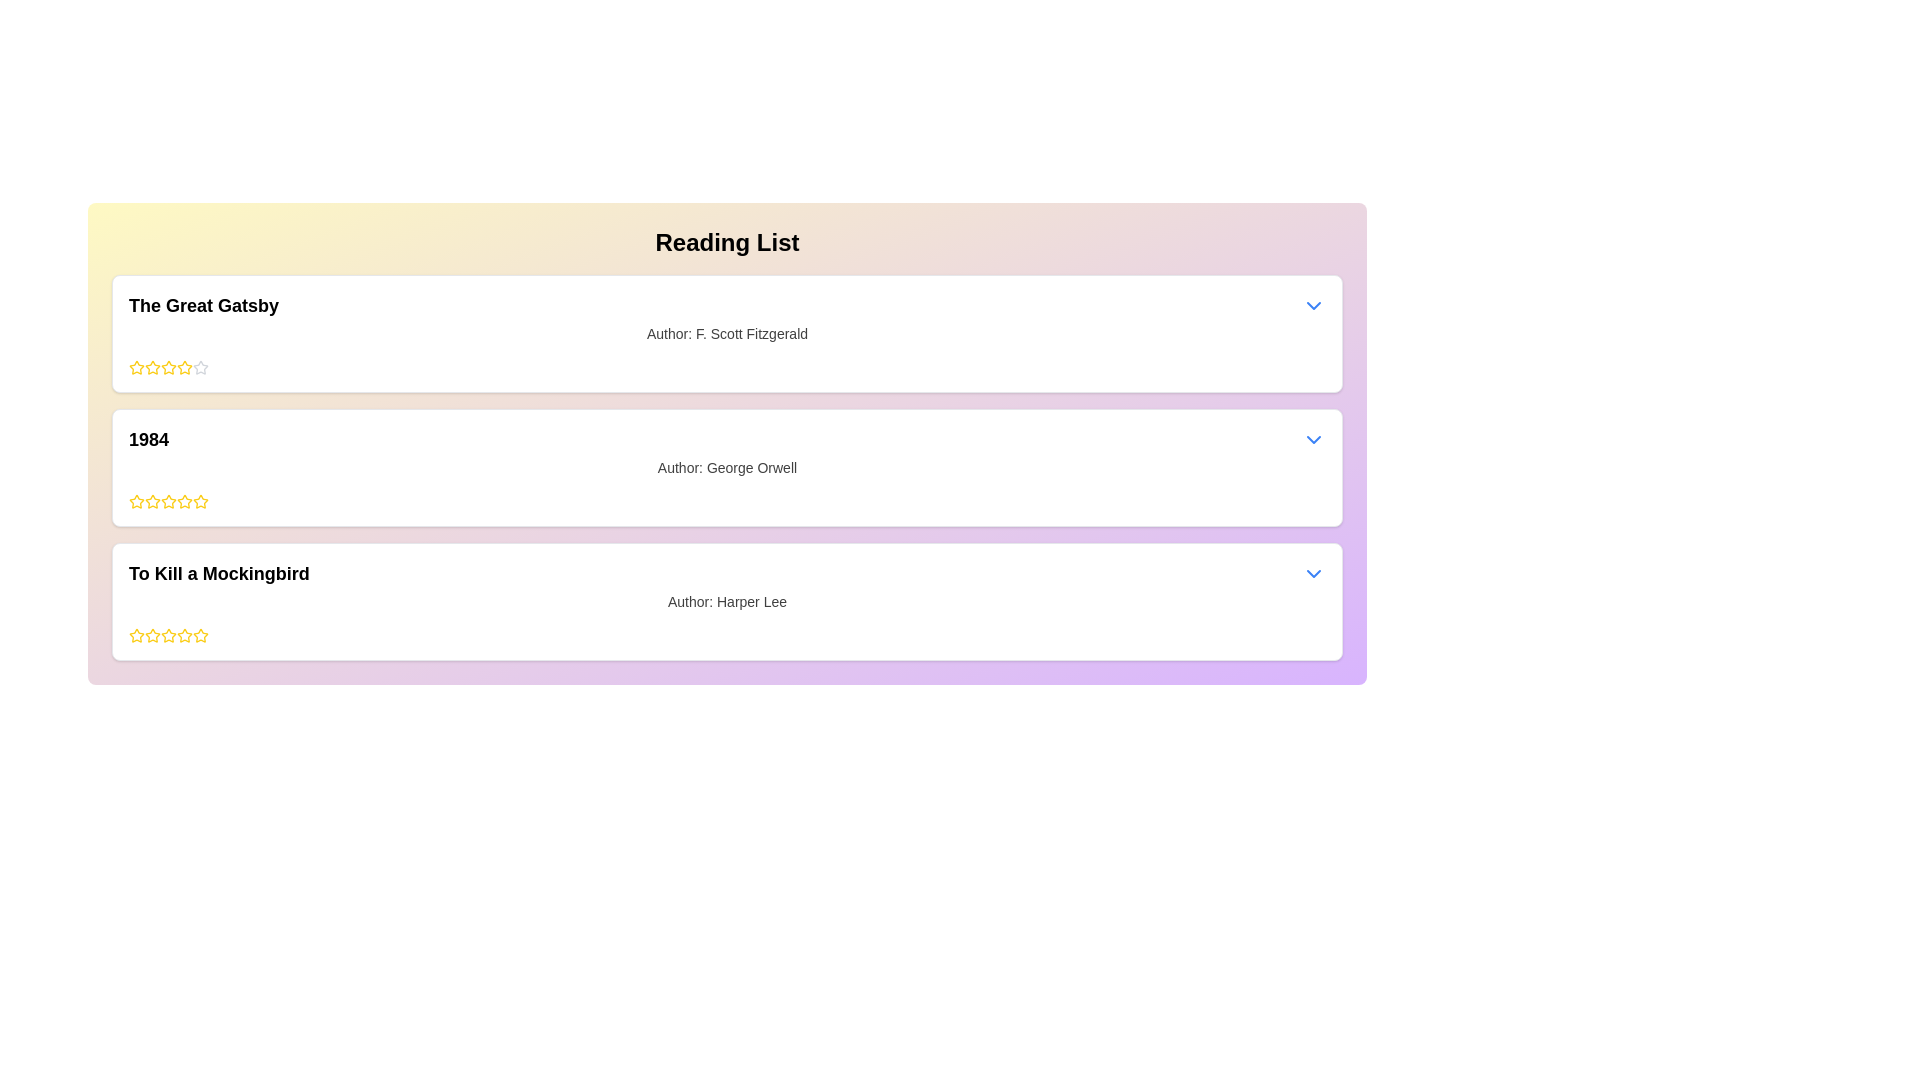 Image resolution: width=1920 pixels, height=1080 pixels. I want to click on the second star icon in the rating section of the second book in the 'Reading List', so click(136, 500).